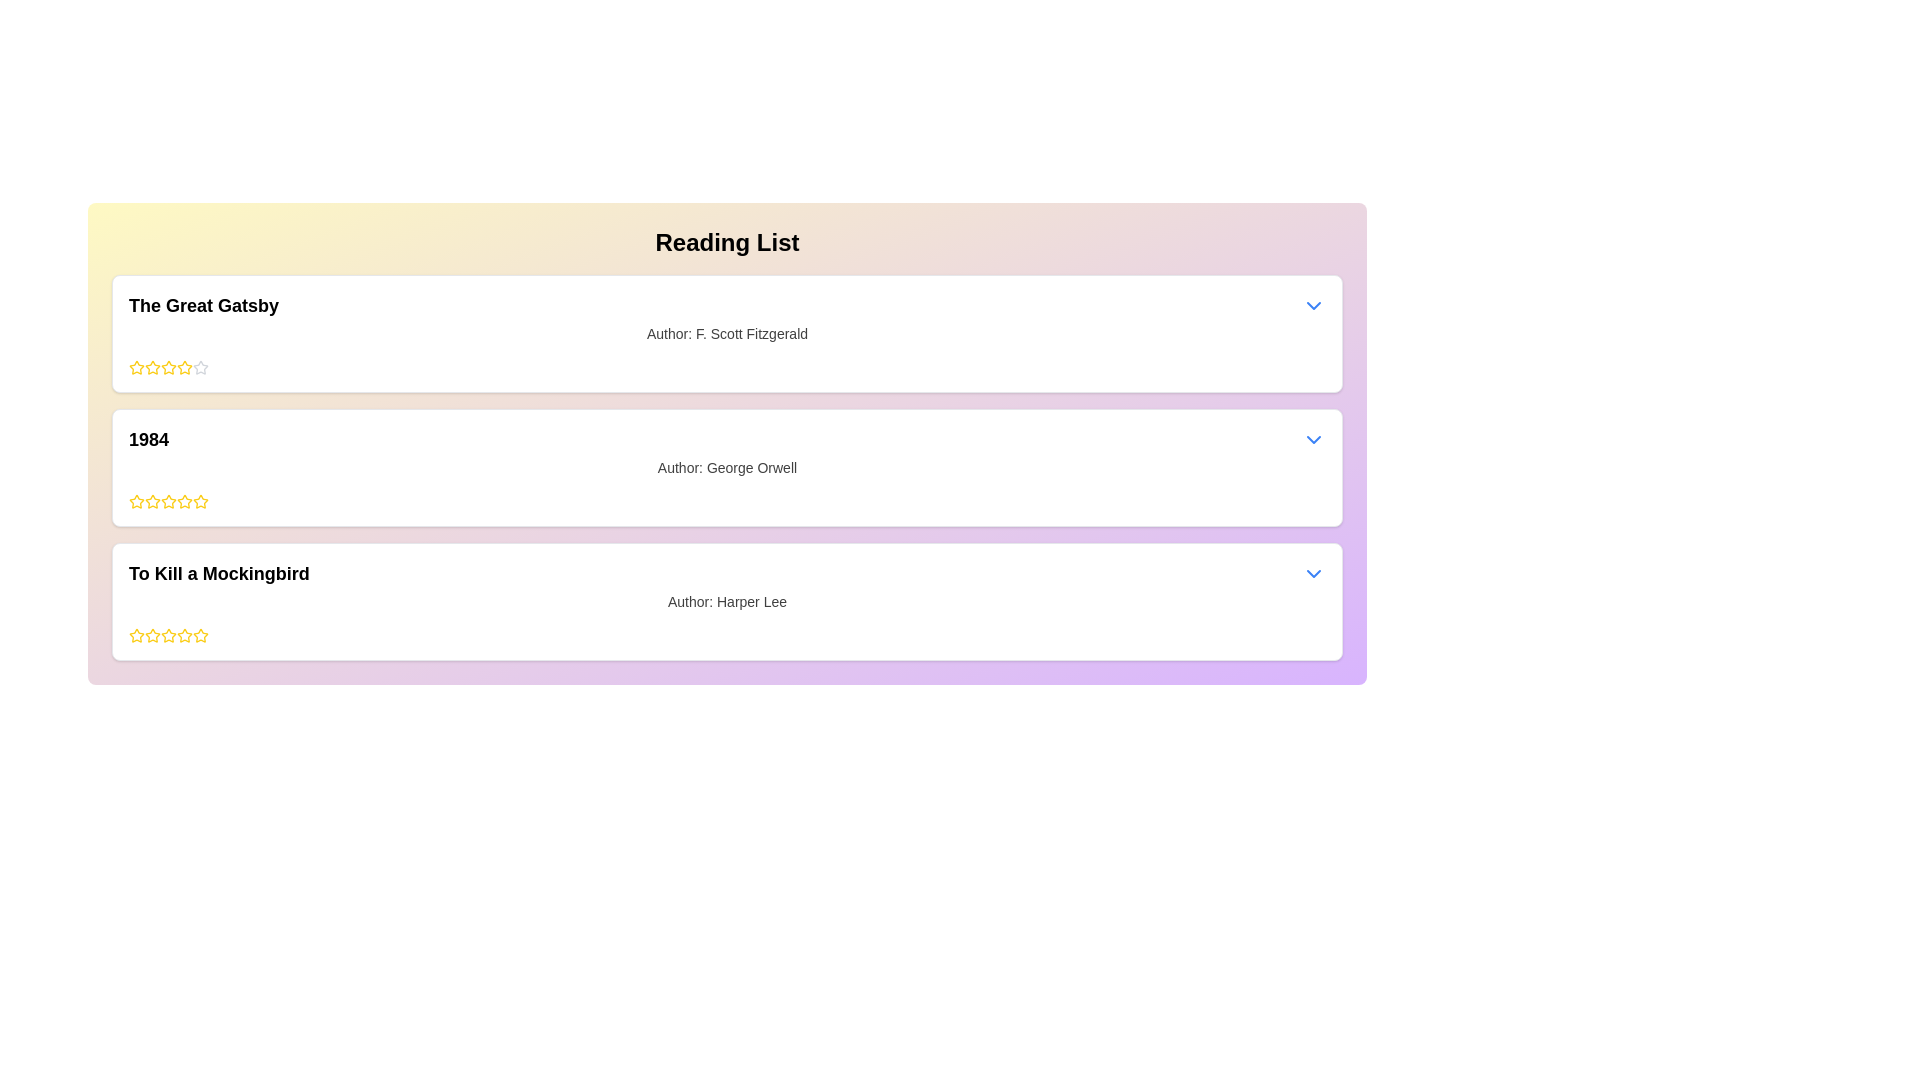 Image resolution: width=1920 pixels, height=1080 pixels. I want to click on the second star icon in the rating section of the second book in the 'Reading List', so click(136, 500).